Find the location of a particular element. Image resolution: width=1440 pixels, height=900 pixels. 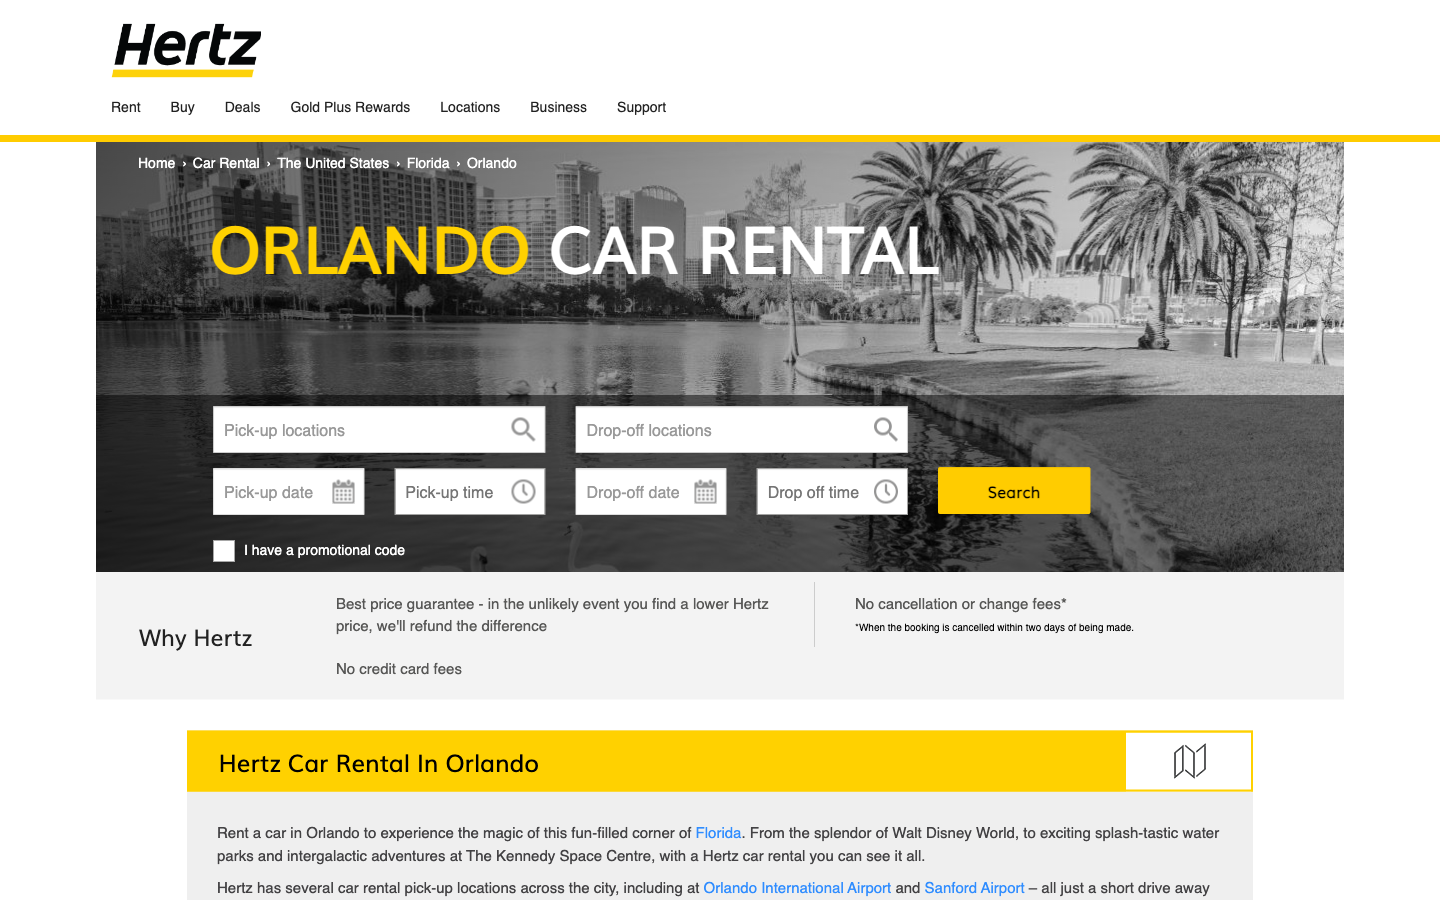

Specify the beginning and termination date for reservation is located at coordinates (287, 490).